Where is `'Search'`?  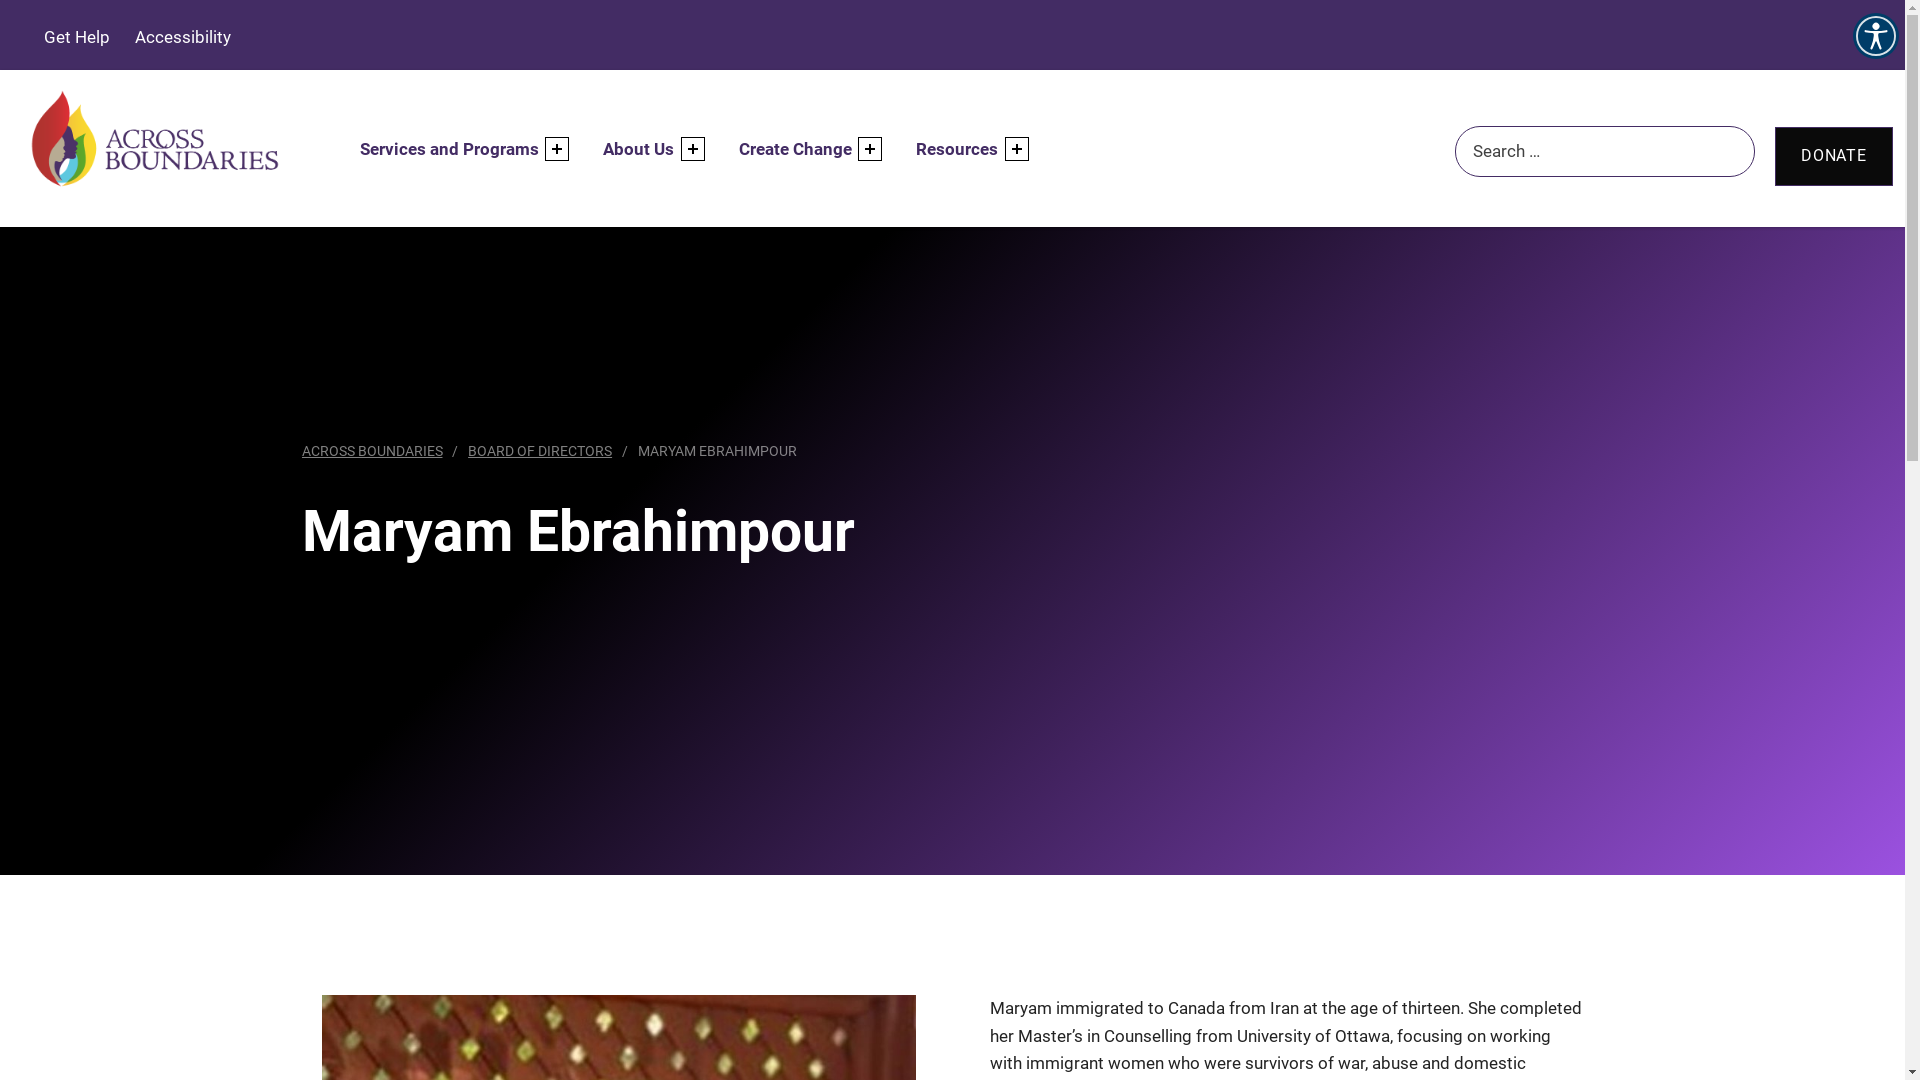
'Search' is located at coordinates (43, 24).